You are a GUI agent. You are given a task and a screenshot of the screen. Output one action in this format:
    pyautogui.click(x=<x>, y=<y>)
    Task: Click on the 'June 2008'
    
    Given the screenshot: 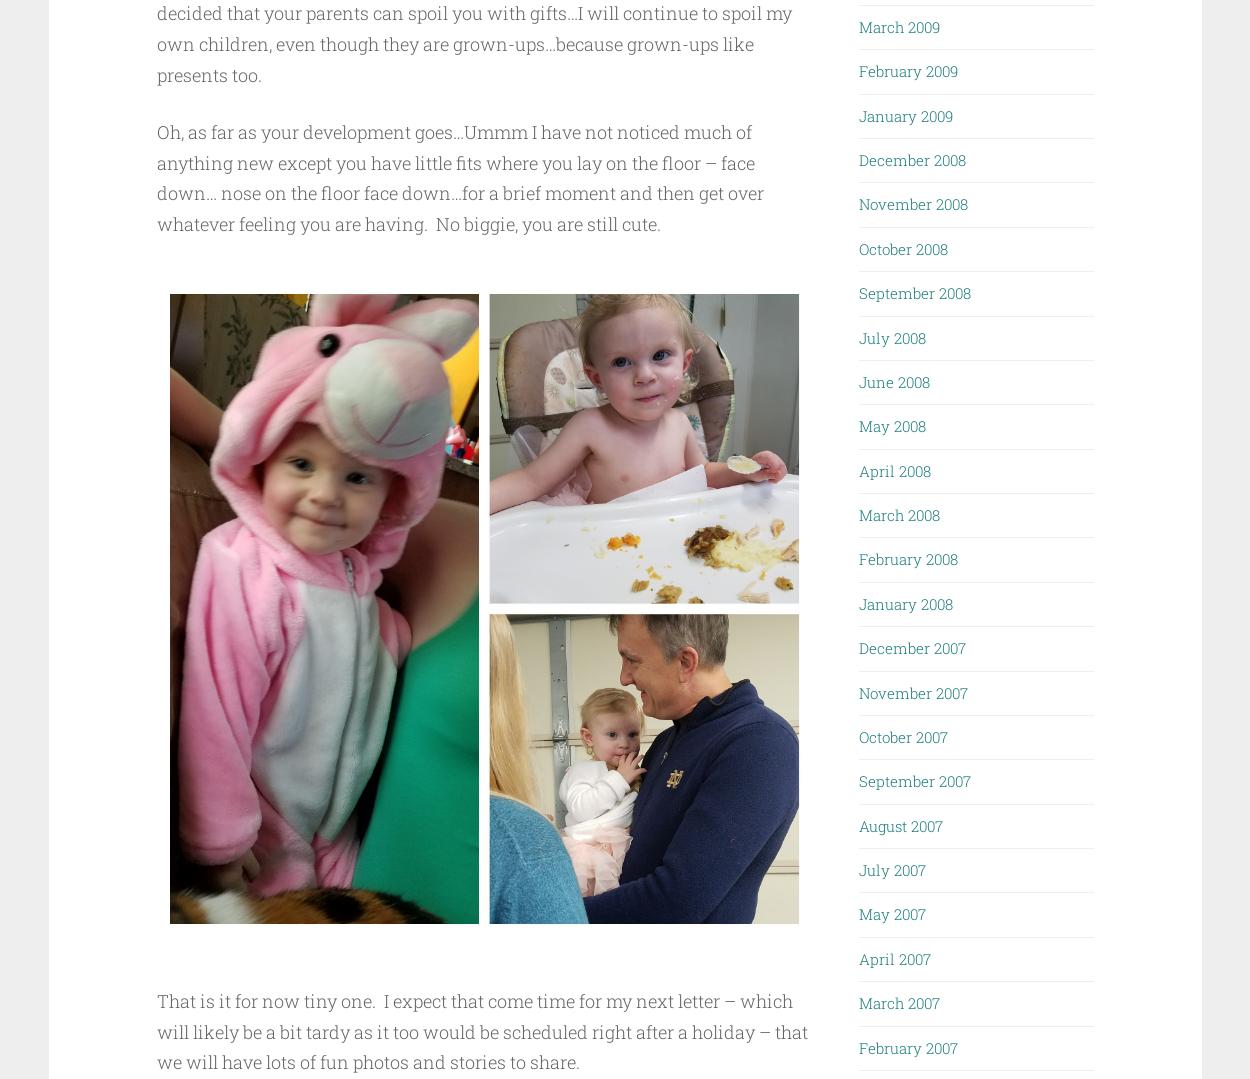 What is the action you would take?
    pyautogui.click(x=894, y=379)
    